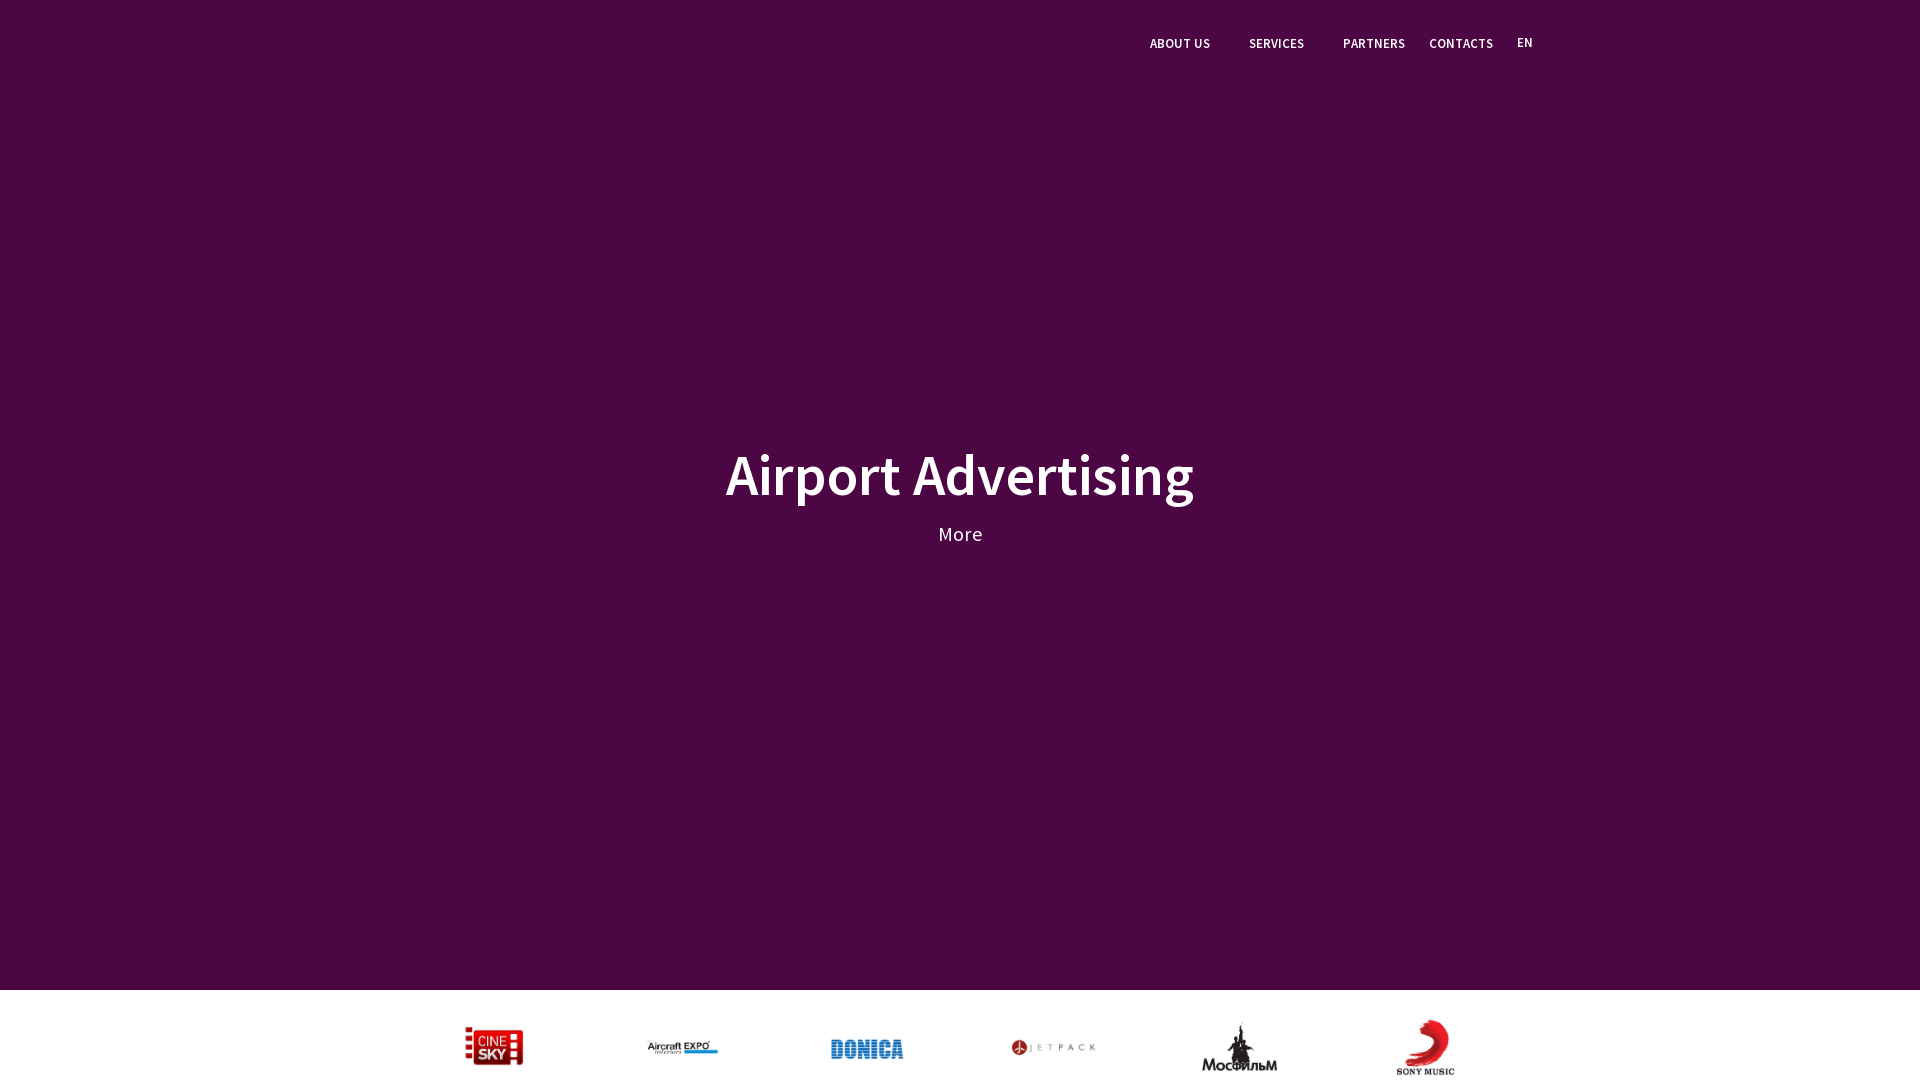 This screenshot has width=1920, height=1080. What do you see at coordinates (960, 532) in the screenshot?
I see `'More'` at bounding box center [960, 532].